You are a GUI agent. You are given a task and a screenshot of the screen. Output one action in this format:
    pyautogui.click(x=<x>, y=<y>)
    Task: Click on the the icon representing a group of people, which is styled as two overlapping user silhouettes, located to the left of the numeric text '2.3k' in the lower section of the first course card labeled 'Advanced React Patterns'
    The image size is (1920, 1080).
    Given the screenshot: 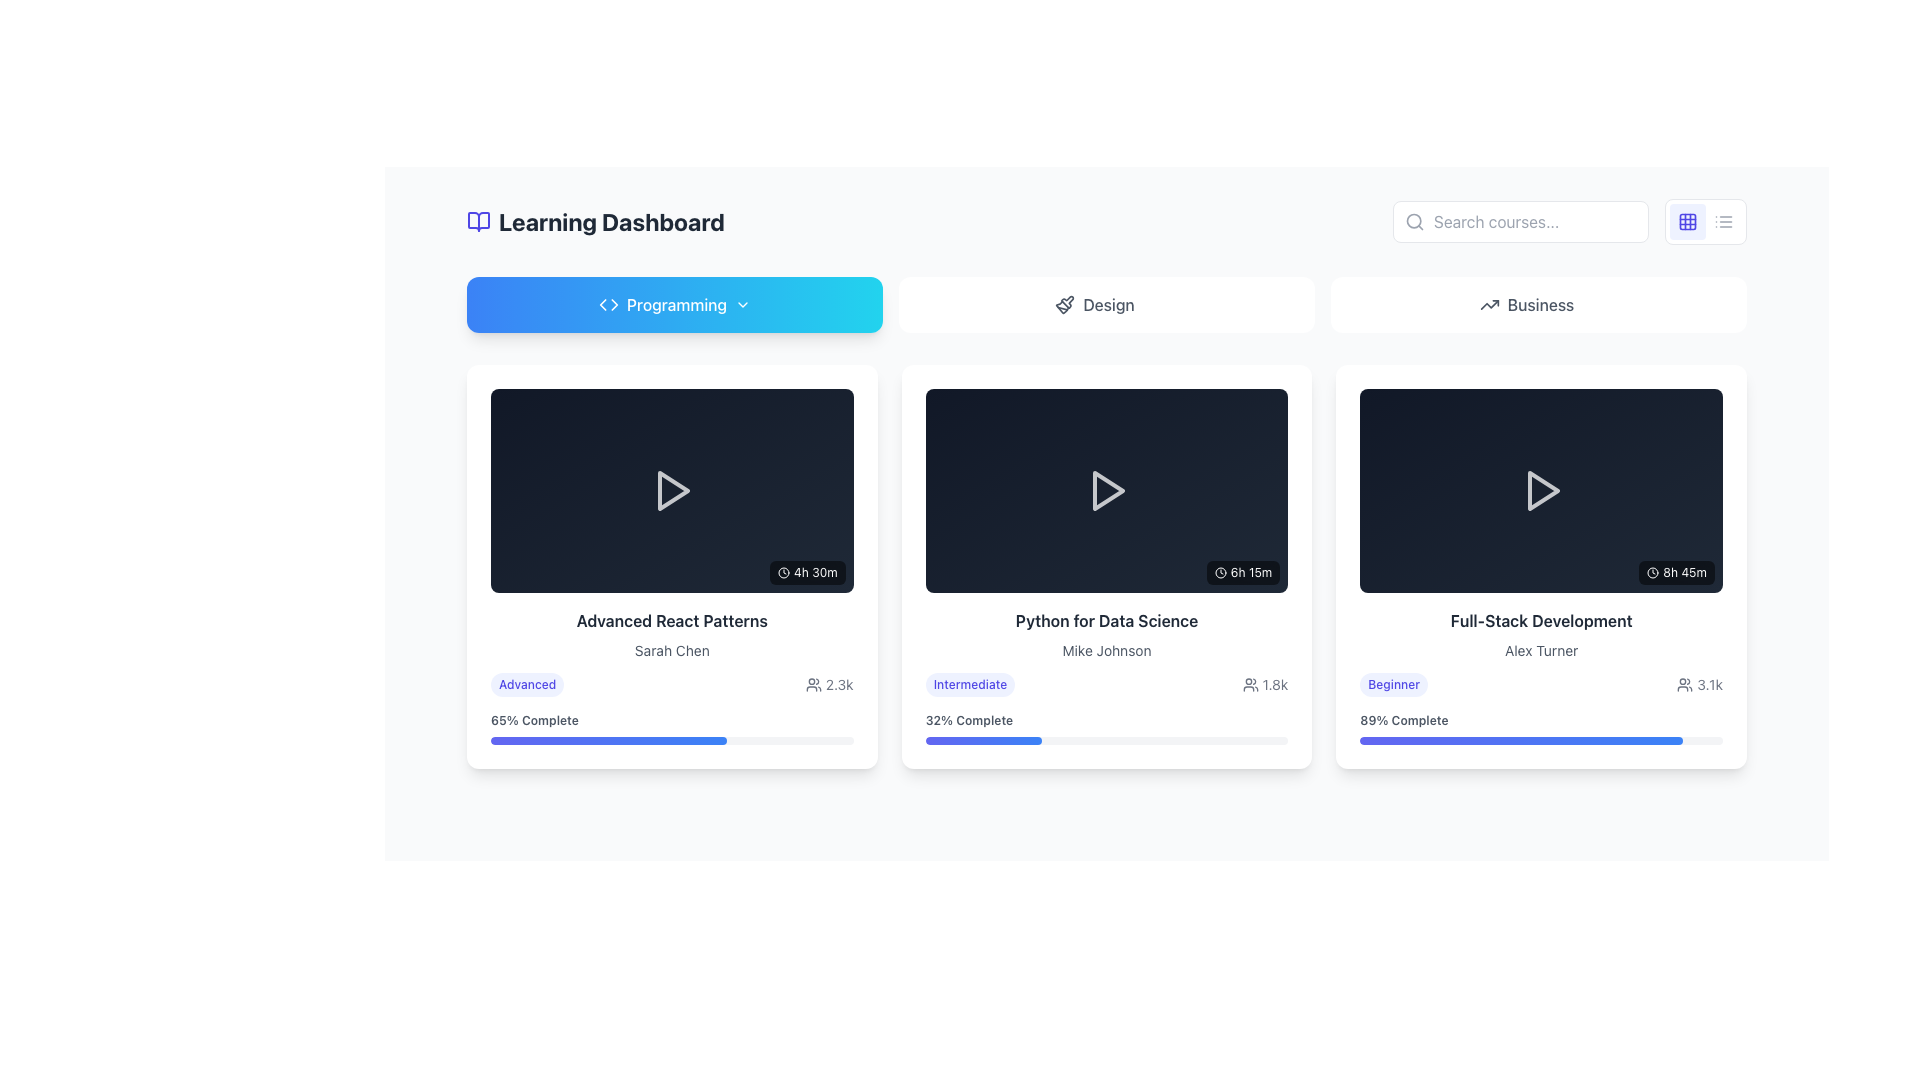 What is the action you would take?
    pyautogui.click(x=813, y=683)
    